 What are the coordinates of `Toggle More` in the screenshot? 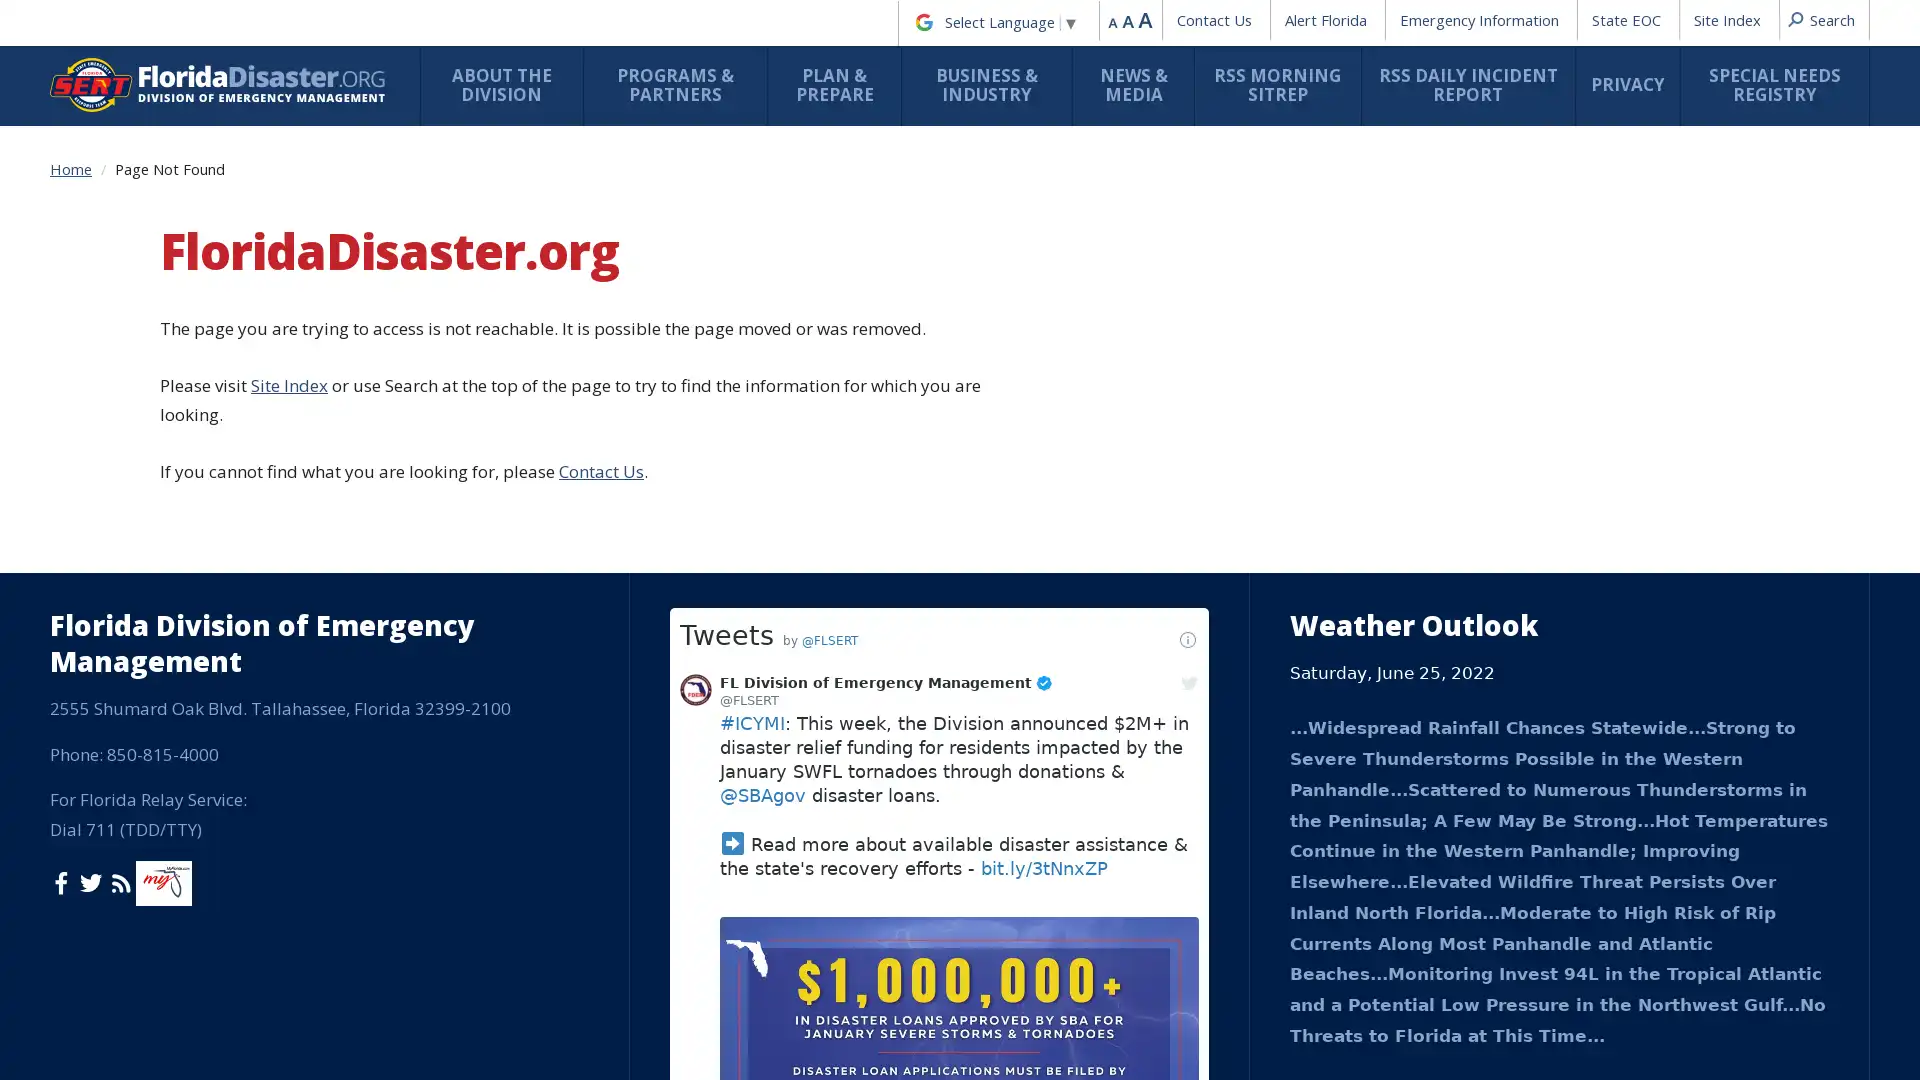 It's located at (1002, 1036).